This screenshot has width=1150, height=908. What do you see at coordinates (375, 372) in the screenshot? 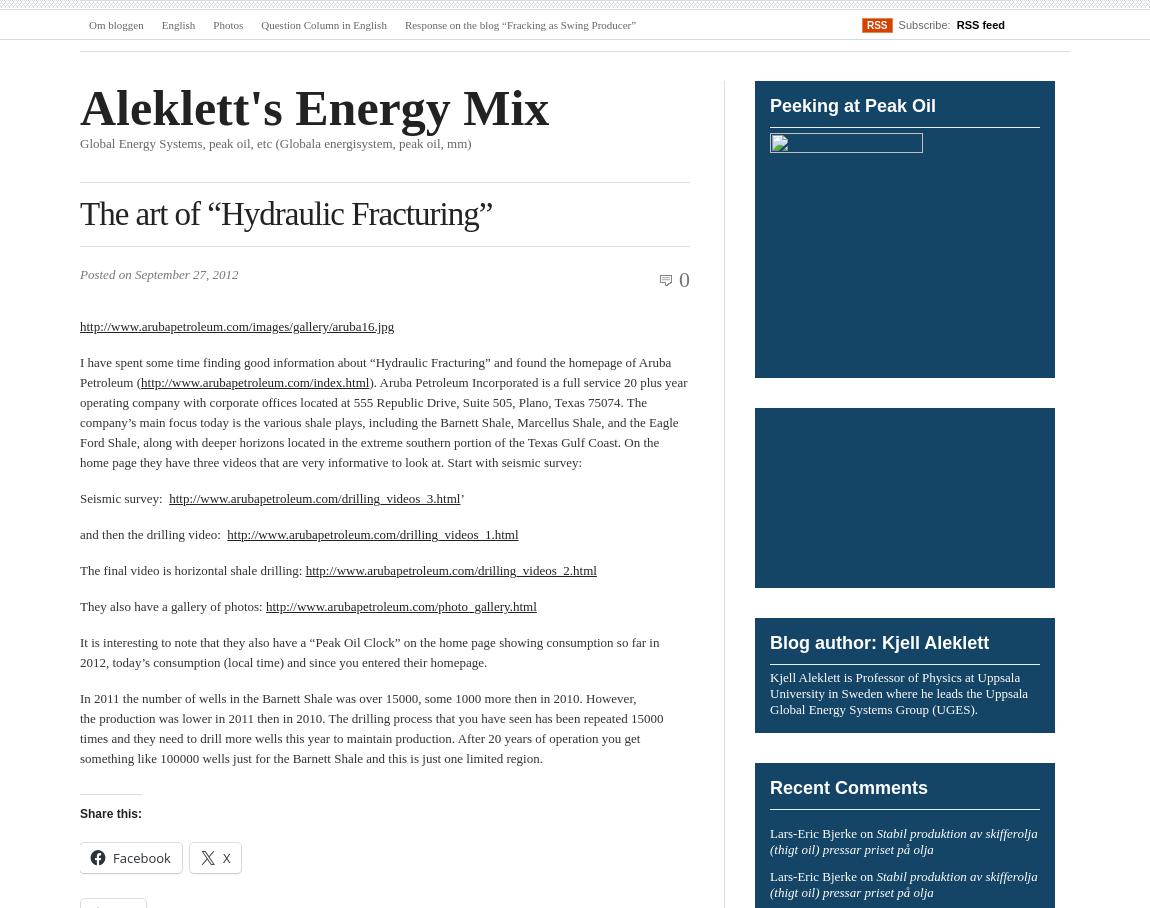
I see `'I have spent some time finding good information about “Hydraulic Fracturing” and found the homepage of Aruba Petroleum ('` at bounding box center [375, 372].